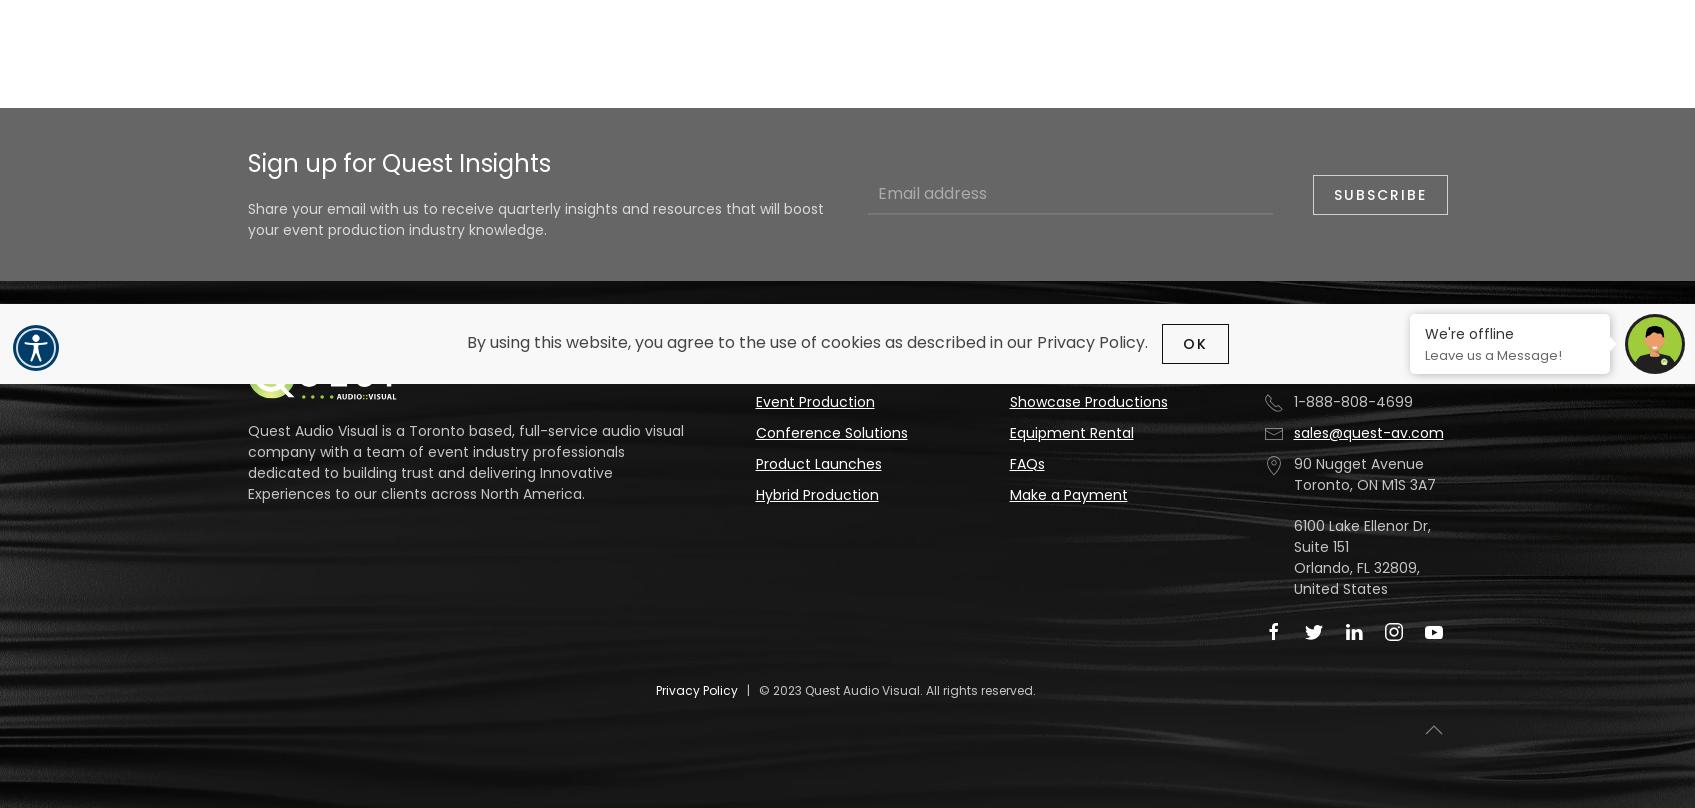  What do you see at coordinates (818, 464) in the screenshot?
I see `'Product Launches'` at bounding box center [818, 464].